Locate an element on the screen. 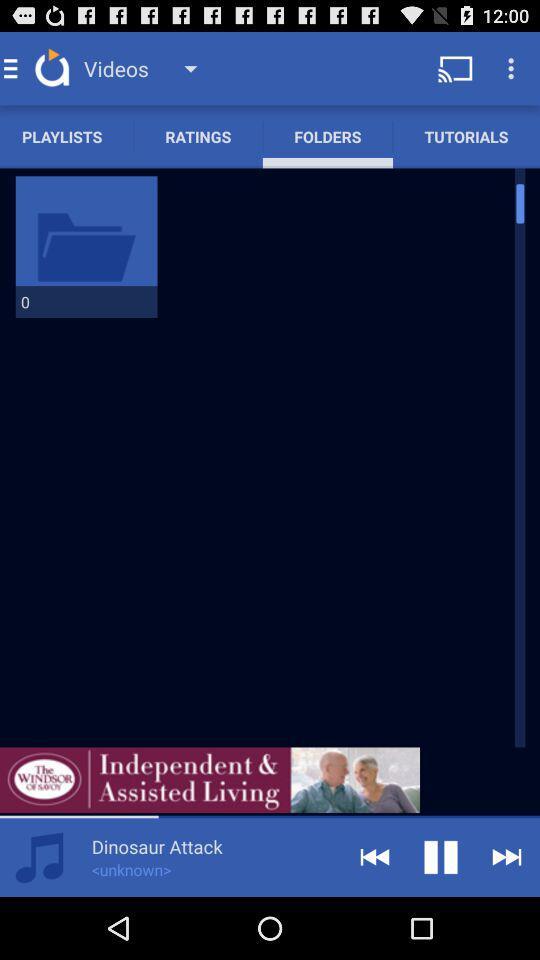 The height and width of the screenshot is (960, 540). the pause icon is located at coordinates (441, 917).